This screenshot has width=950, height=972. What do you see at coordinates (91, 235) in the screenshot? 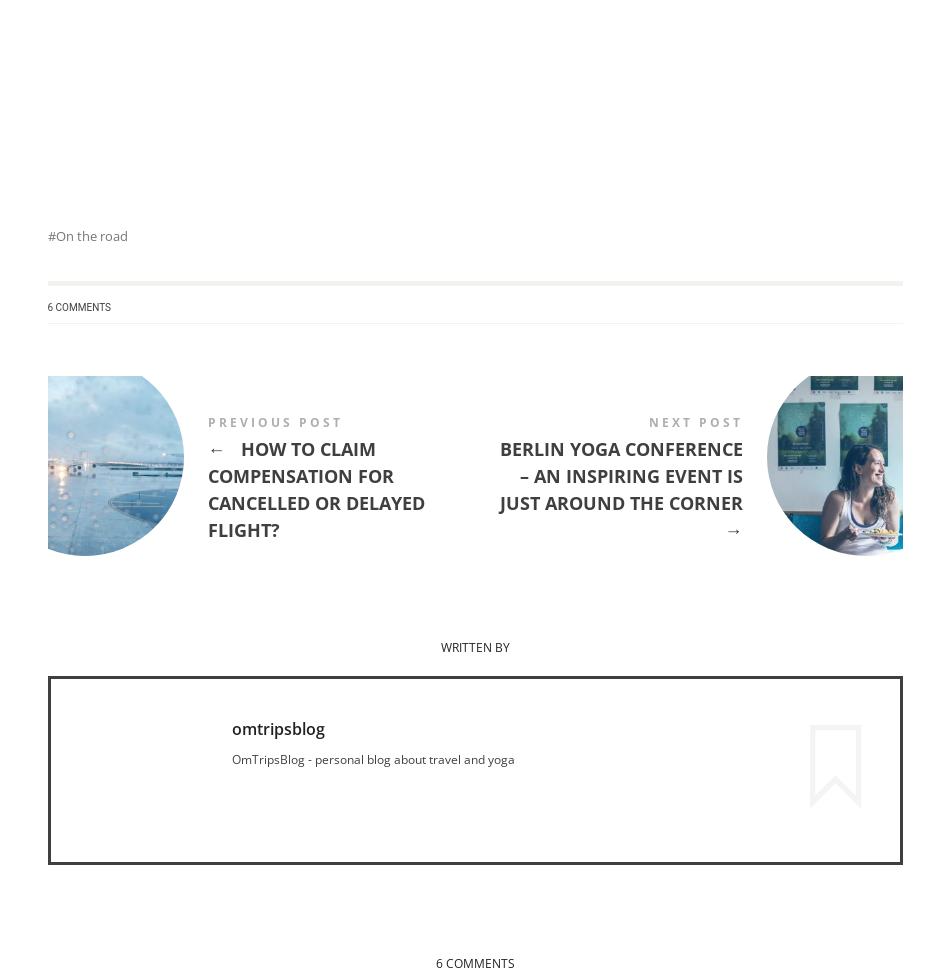
I see `'On the road'` at bounding box center [91, 235].